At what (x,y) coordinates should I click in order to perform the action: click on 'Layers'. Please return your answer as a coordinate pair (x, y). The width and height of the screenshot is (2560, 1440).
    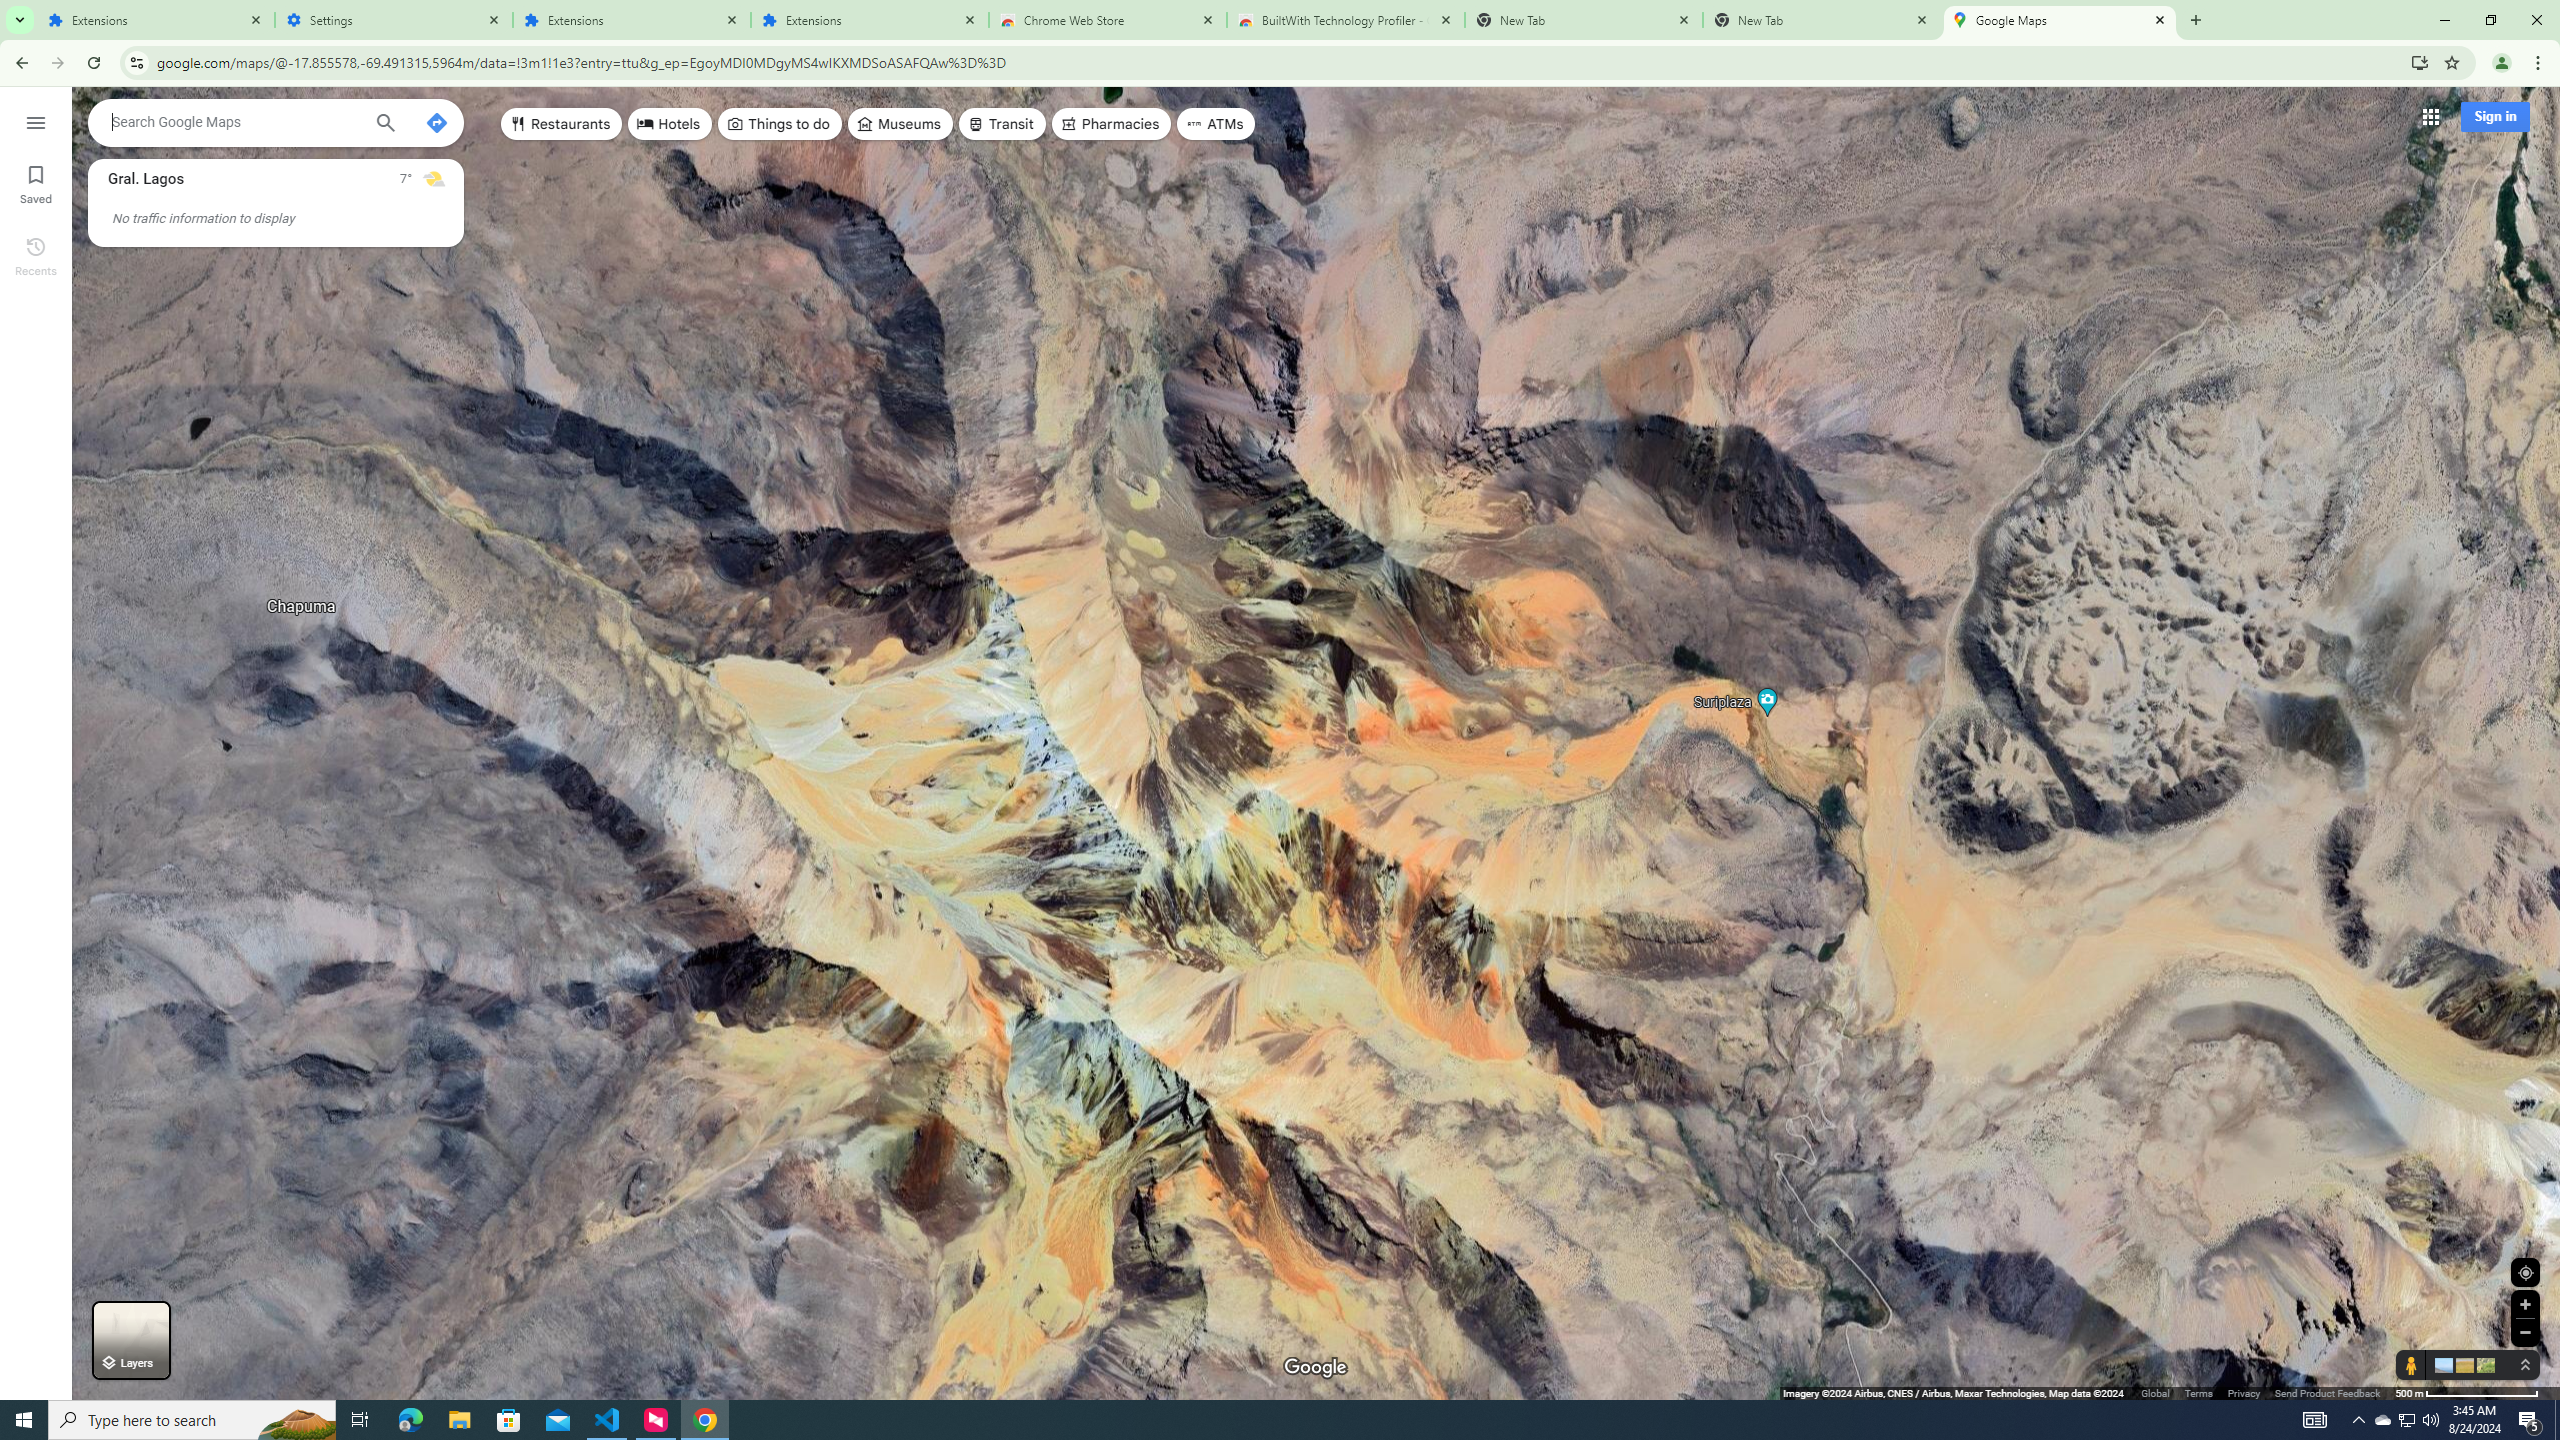
    Looking at the image, I should click on (130, 1340).